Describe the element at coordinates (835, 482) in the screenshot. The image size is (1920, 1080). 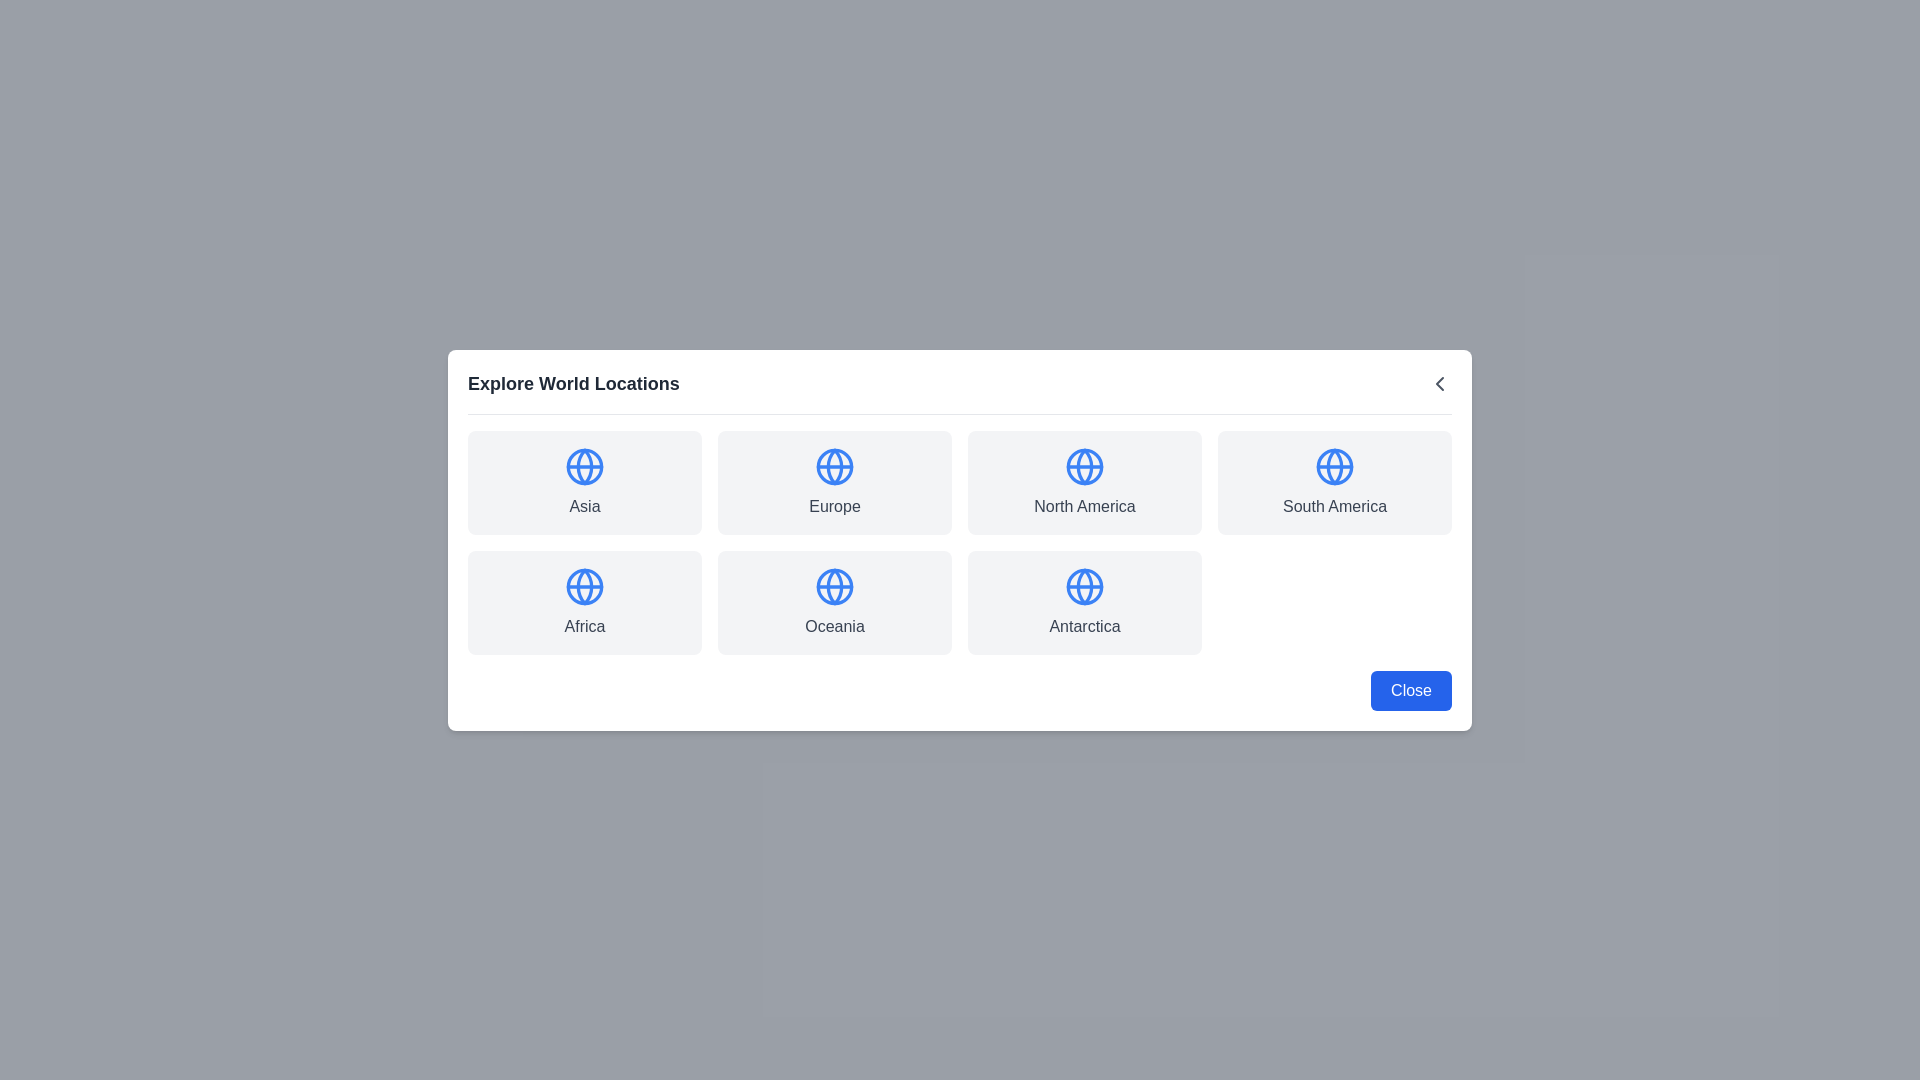
I see `the location Europe to select it` at that location.